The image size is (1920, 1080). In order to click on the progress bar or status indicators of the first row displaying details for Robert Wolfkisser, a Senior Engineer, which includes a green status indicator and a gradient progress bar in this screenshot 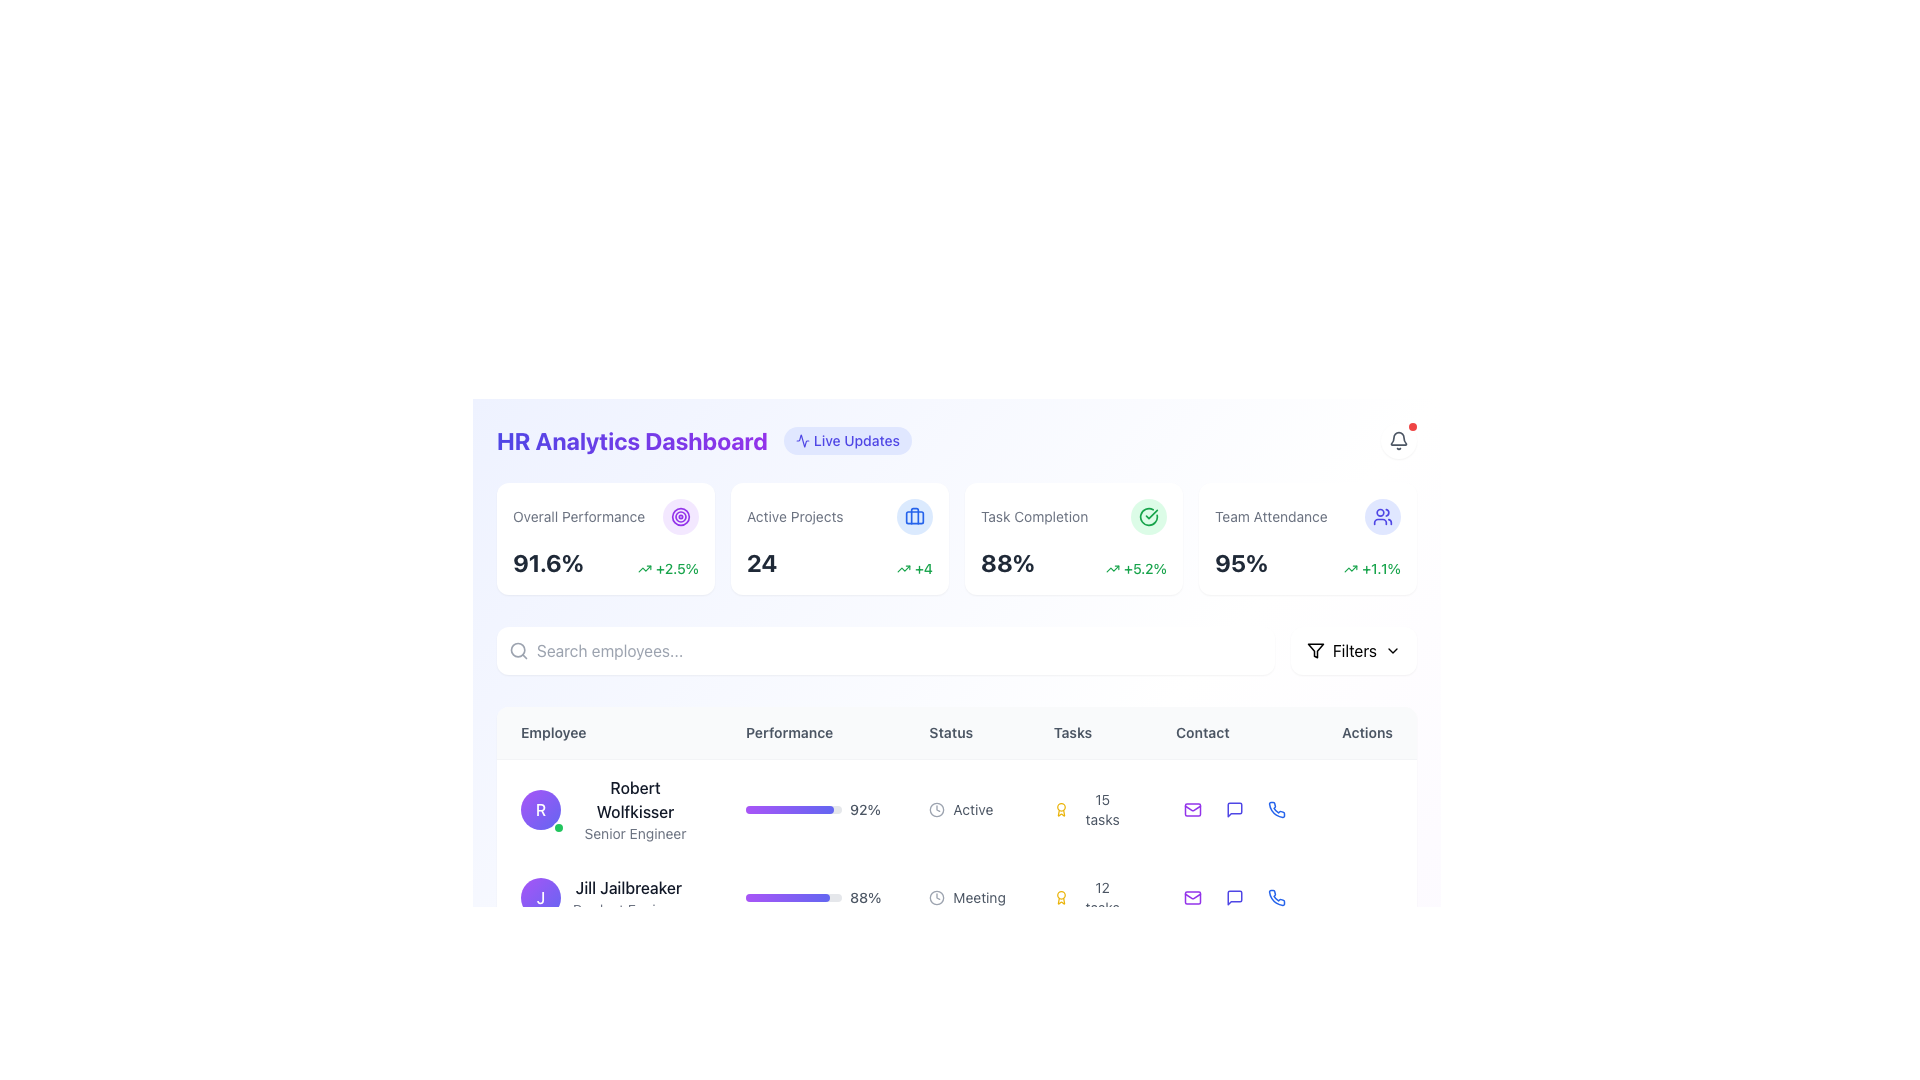, I will do `click(955, 808)`.